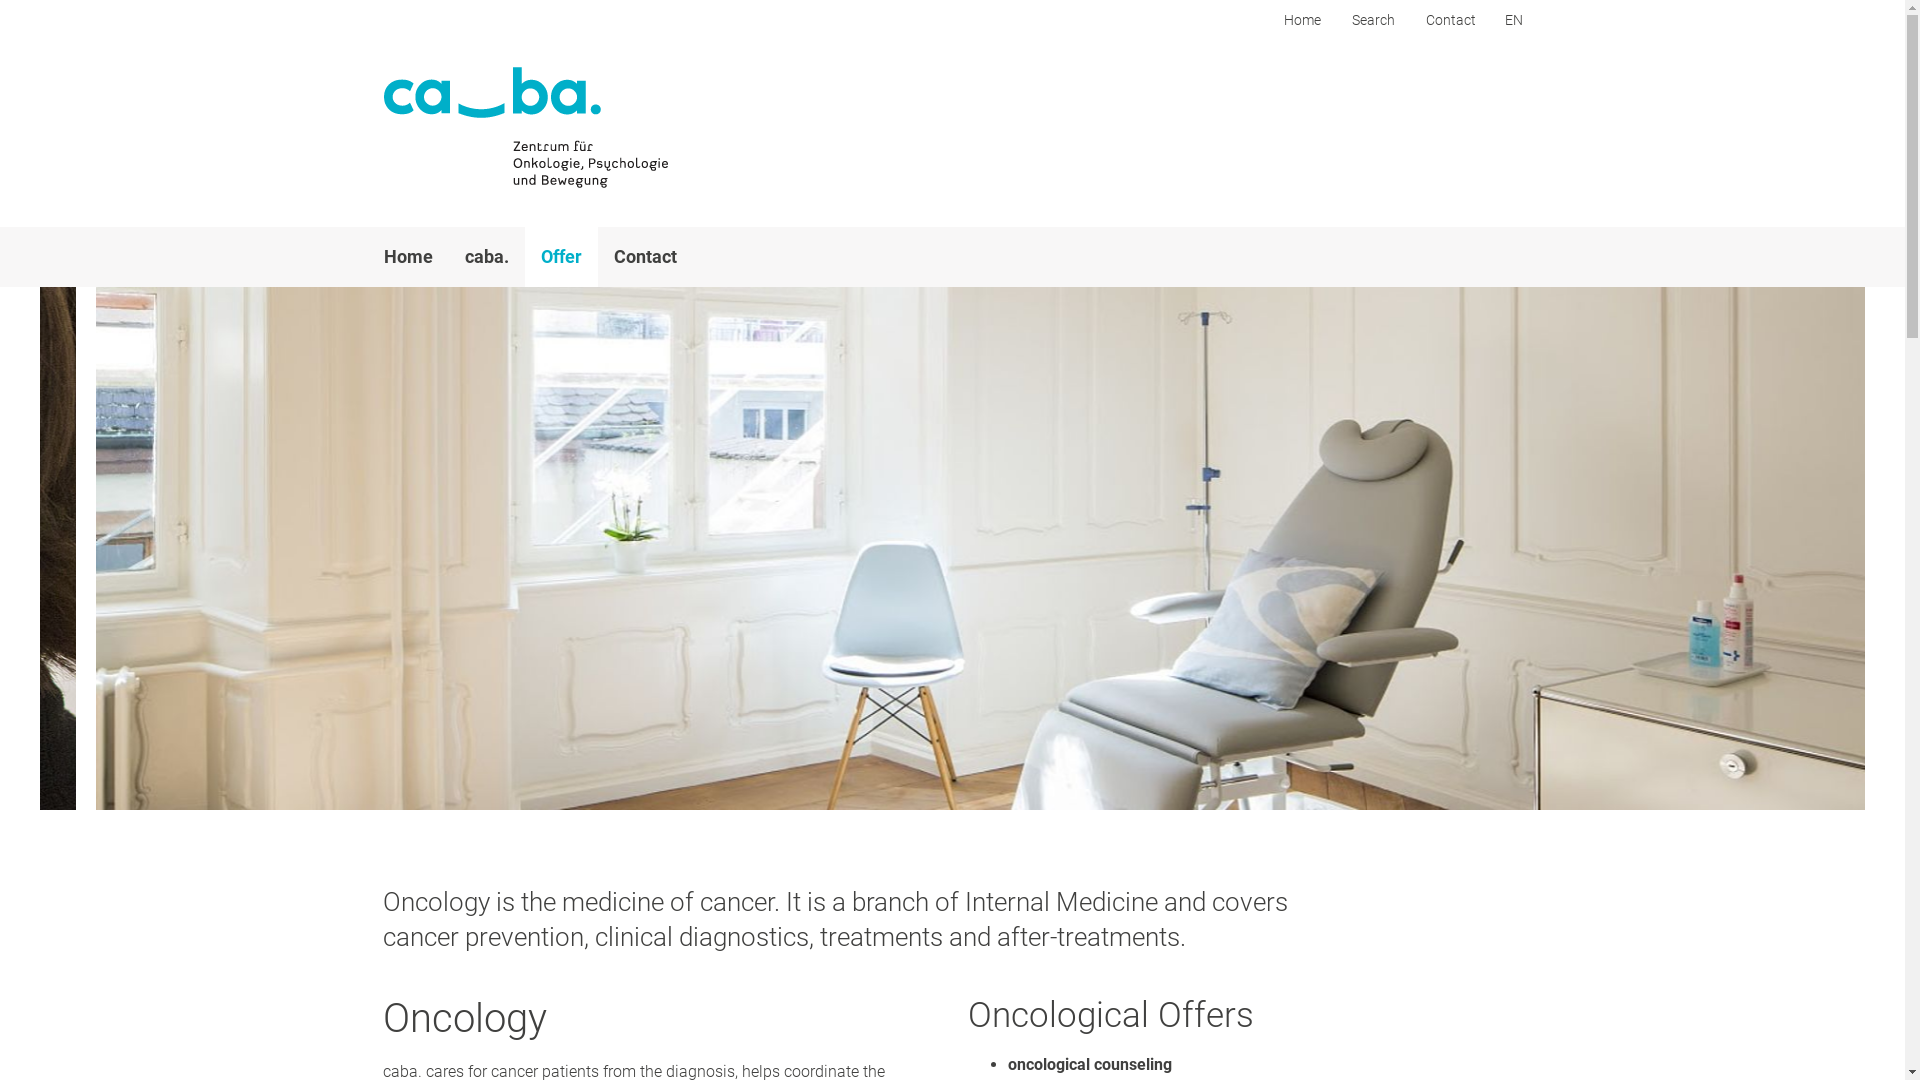 Image resolution: width=1920 pixels, height=1080 pixels. What do you see at coordinates (1370, 19) in the screenshot?
I see `' Search'` at bounding box center [1370, 19].